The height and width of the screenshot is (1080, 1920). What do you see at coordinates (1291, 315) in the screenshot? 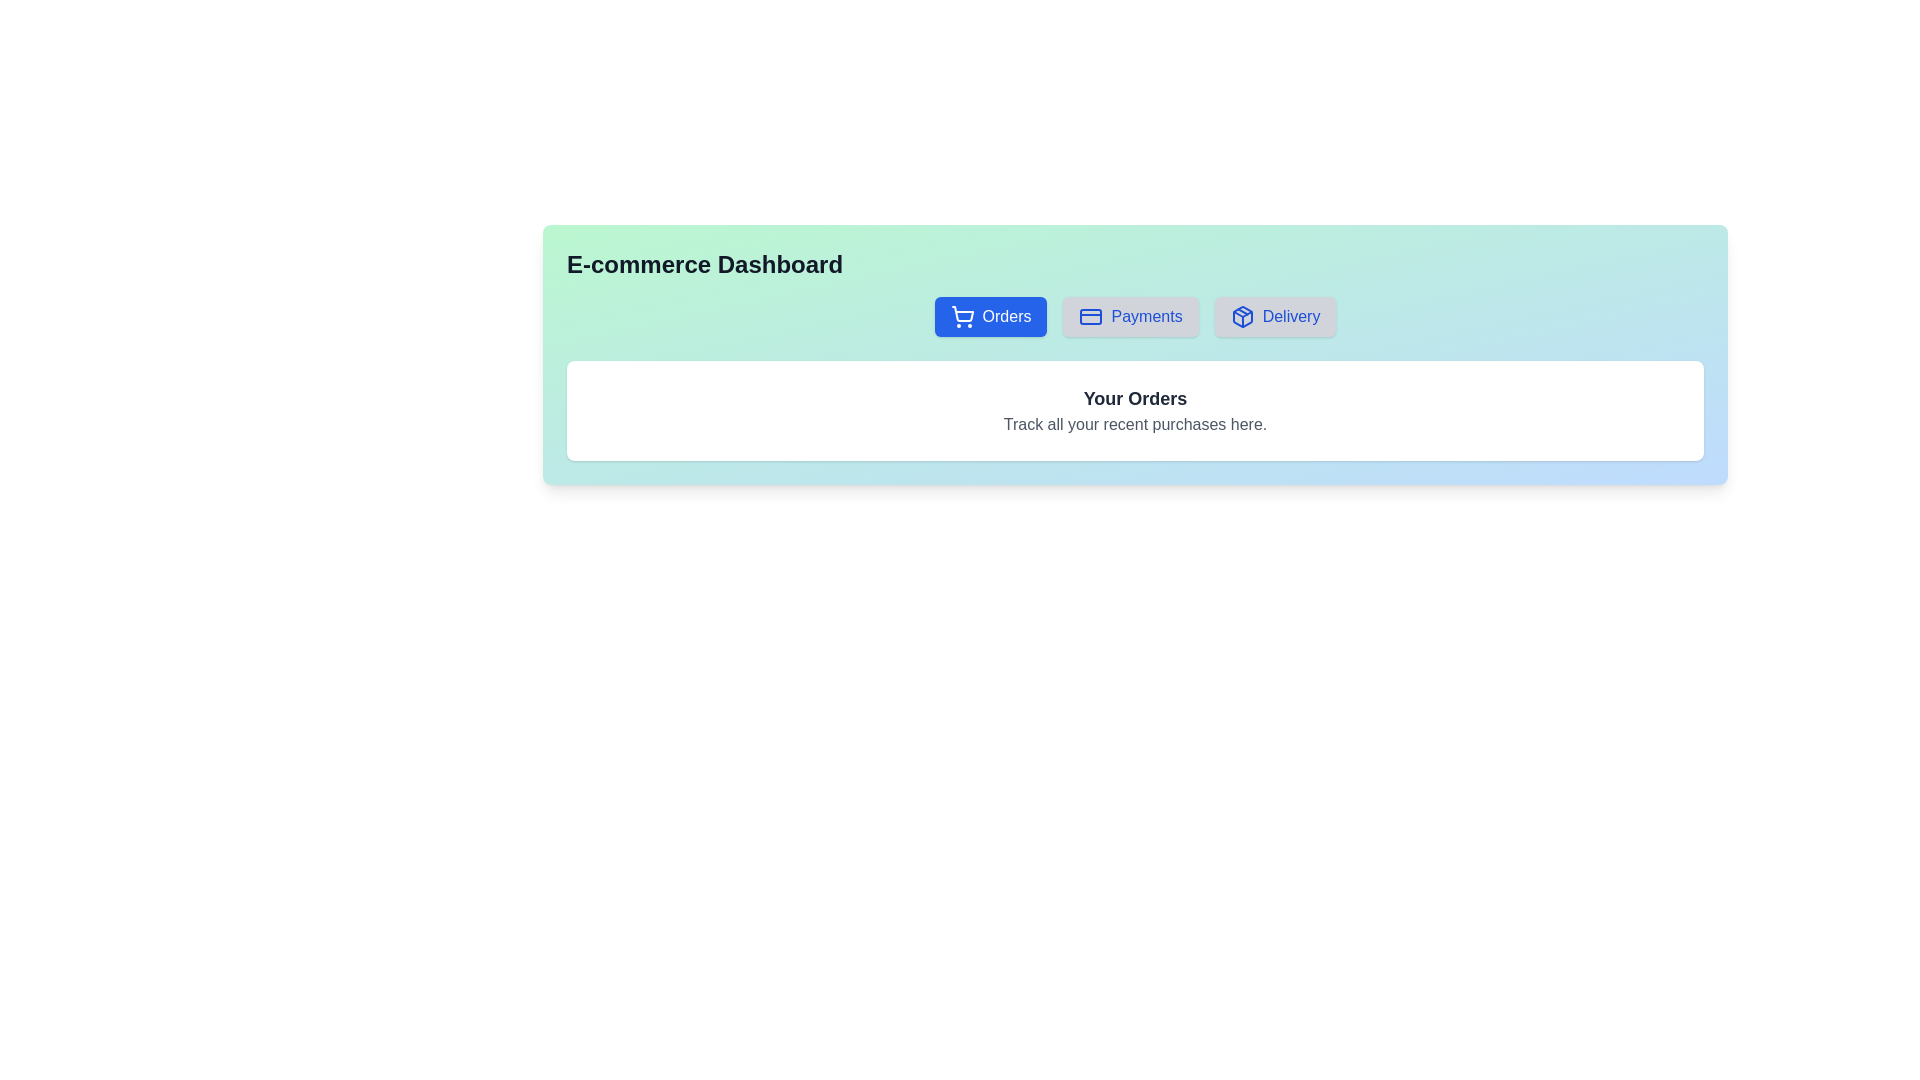
I see `the 'Delivery' label within its button, which is located in the top section of the interface to the far right among a row of buttons` at bounding box center [1291, 315].